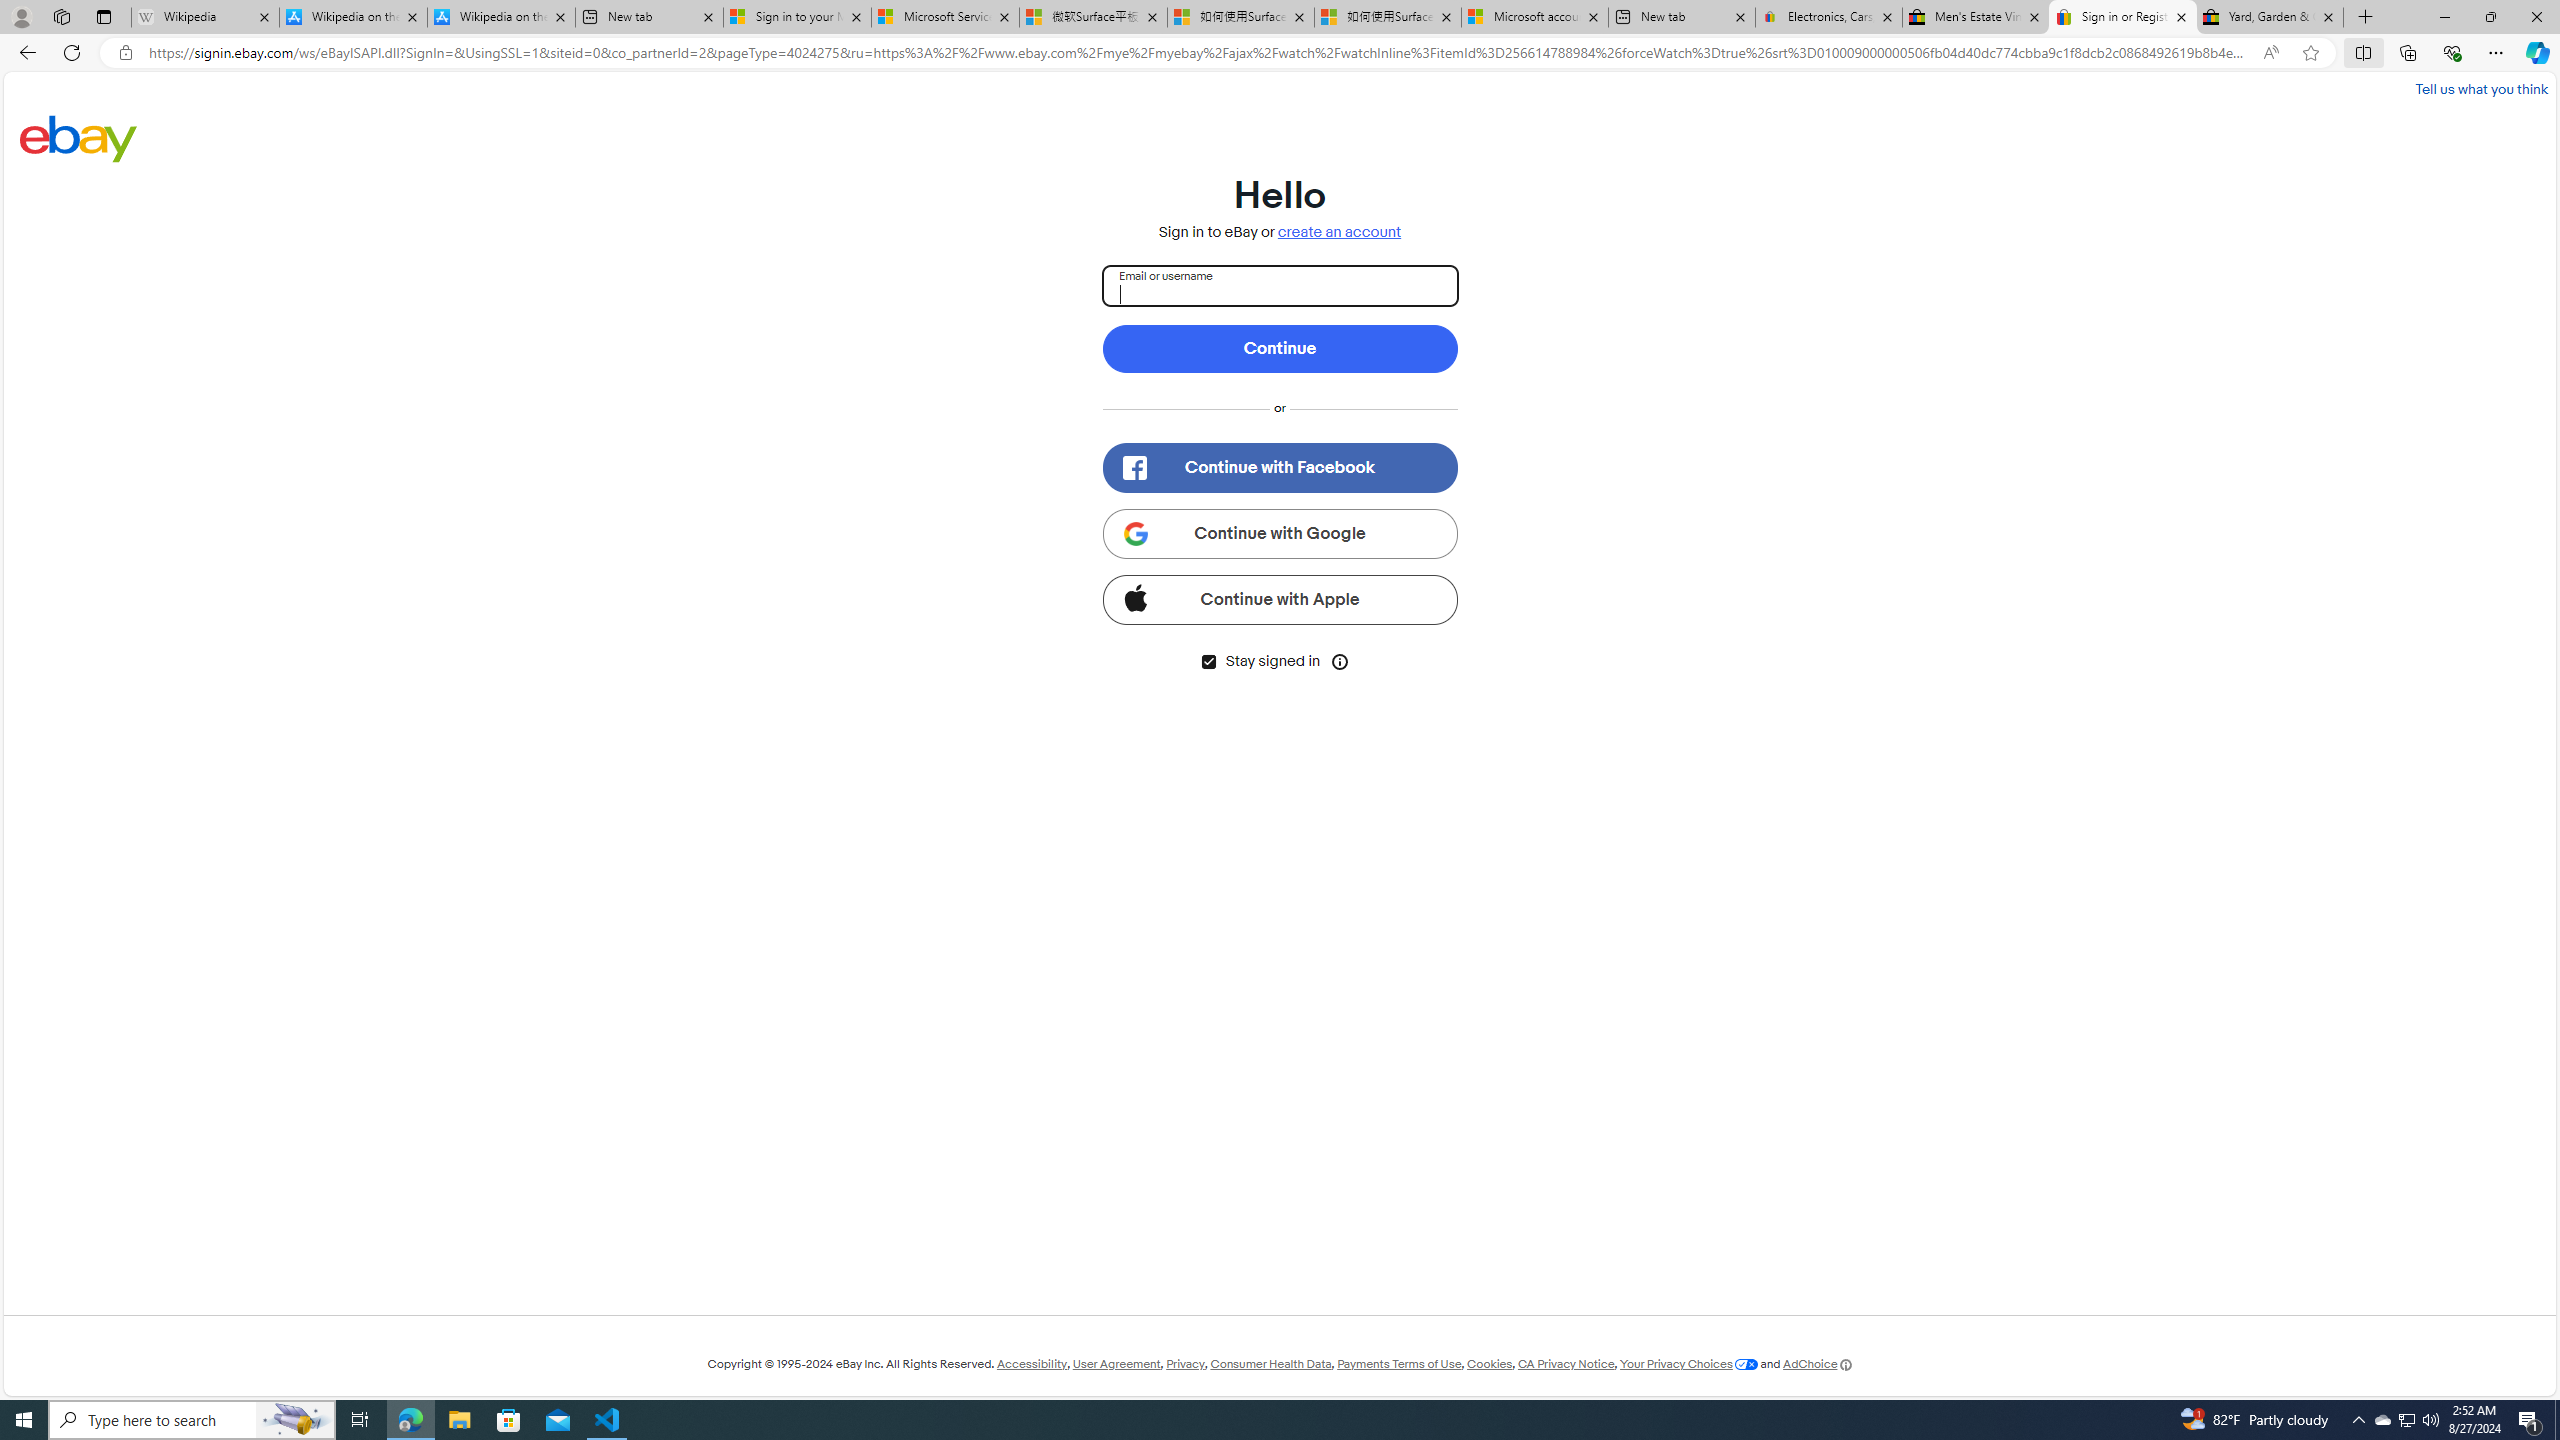  What do you see at coordinates (2121, 16) in the screenshot?
I see `'Sign in or Register | eBay'` at bounding box center [2121, 16].